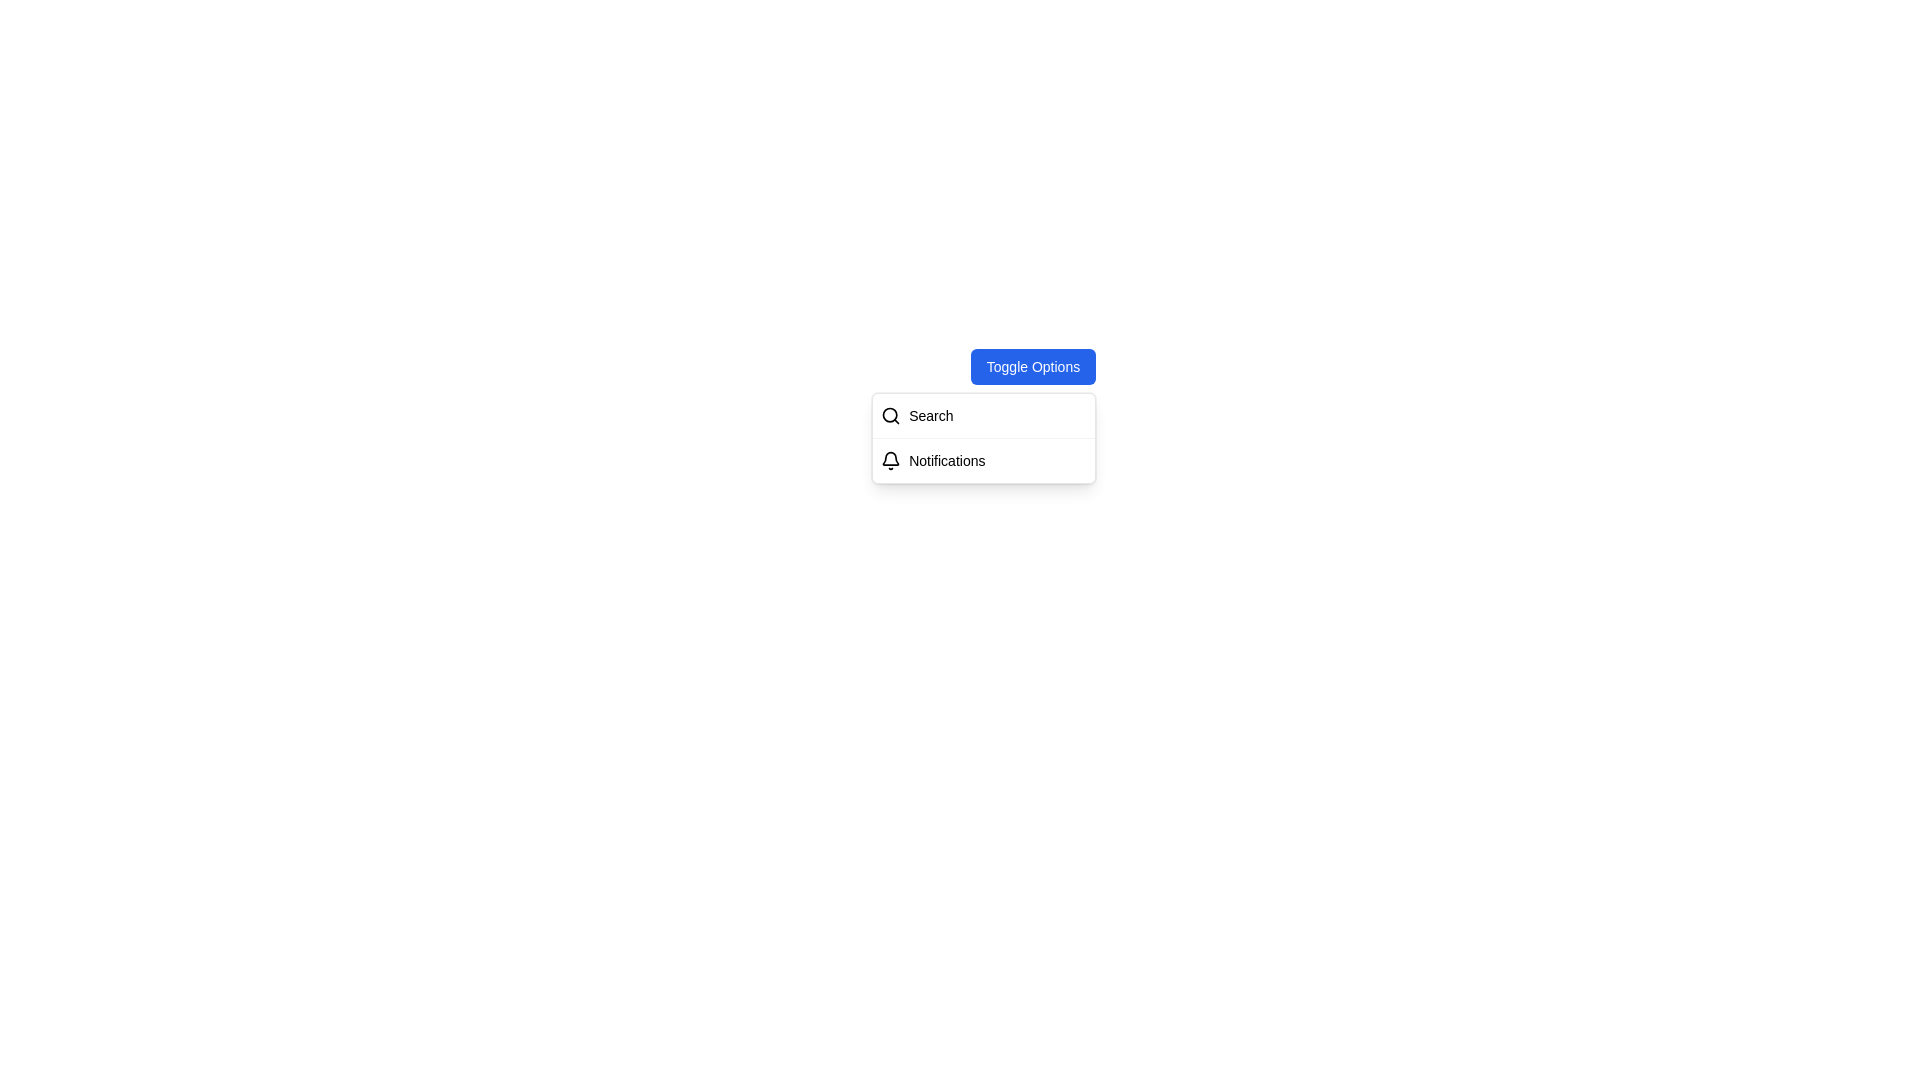 This screenshot has width=1920, height=1080. I want to click on the magnifying glass icon located to the left of the text 'Search' within the dropdown menu, so click(889, 414).